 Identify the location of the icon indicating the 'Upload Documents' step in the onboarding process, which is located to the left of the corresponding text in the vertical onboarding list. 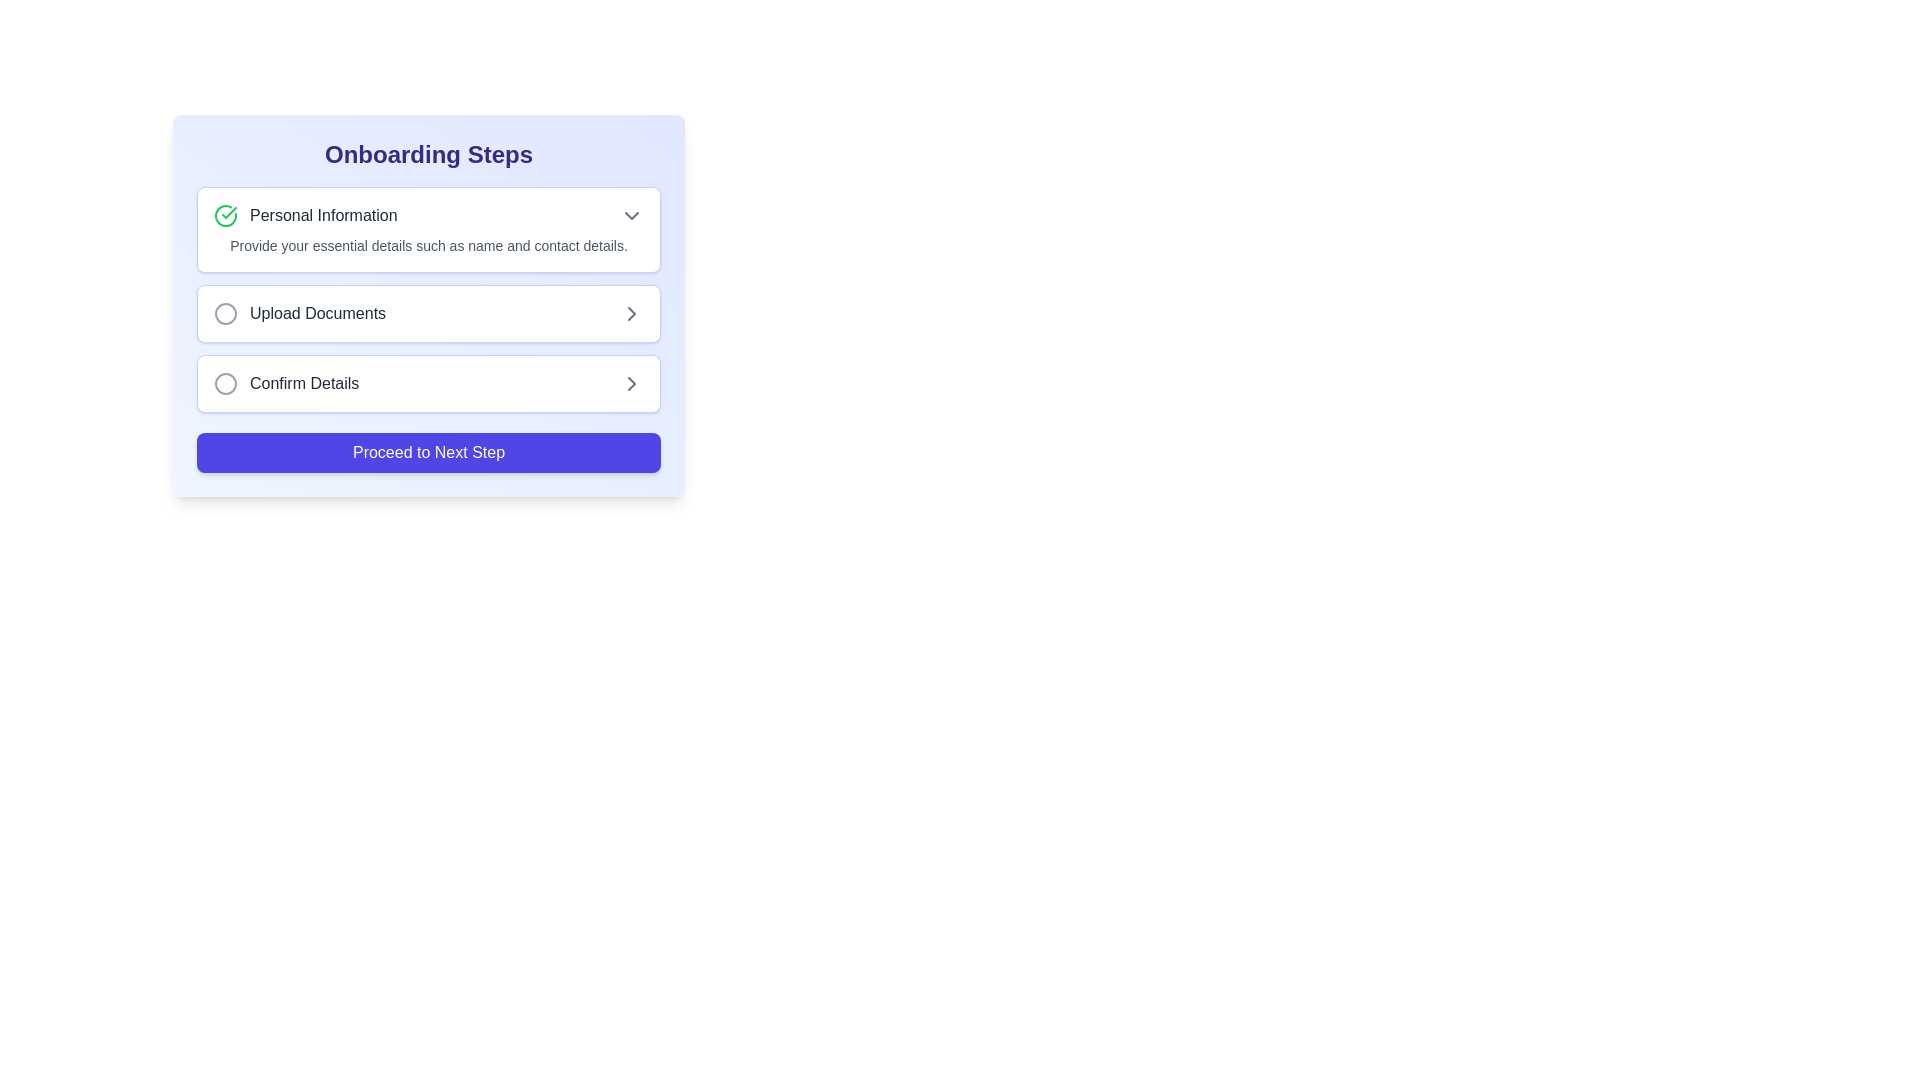
(225, 313).